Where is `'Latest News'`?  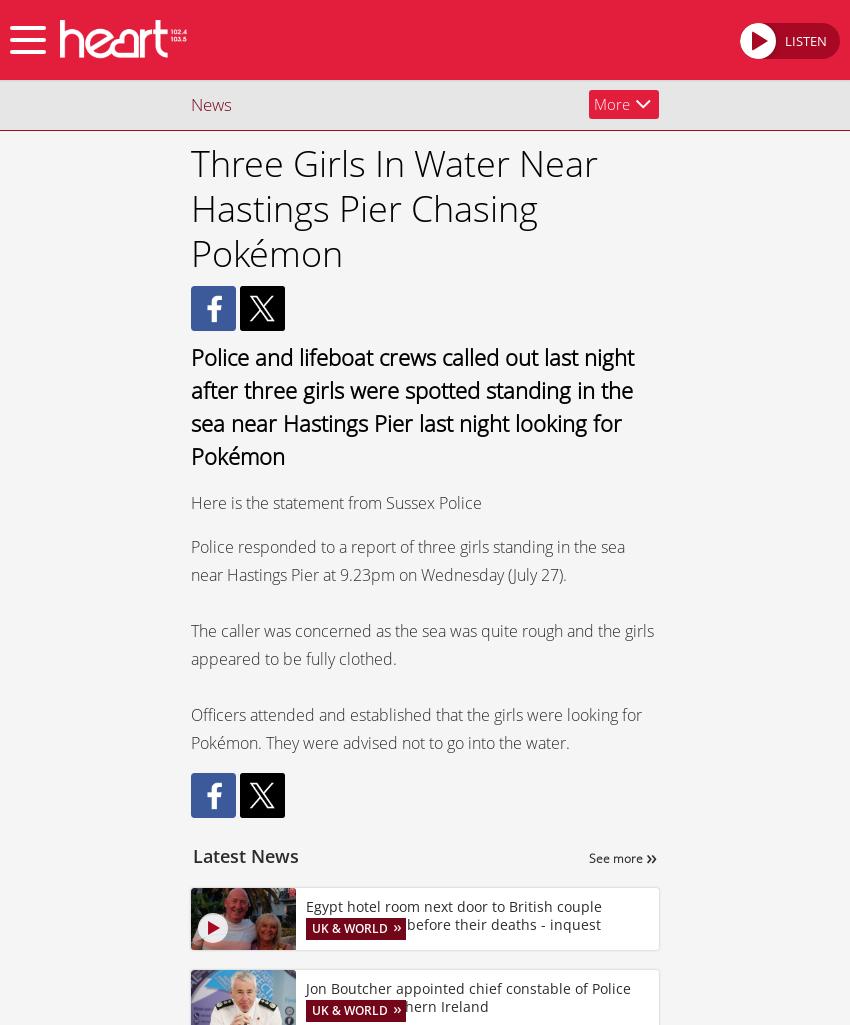 'Latest News' is located at coordinates (192, 855).